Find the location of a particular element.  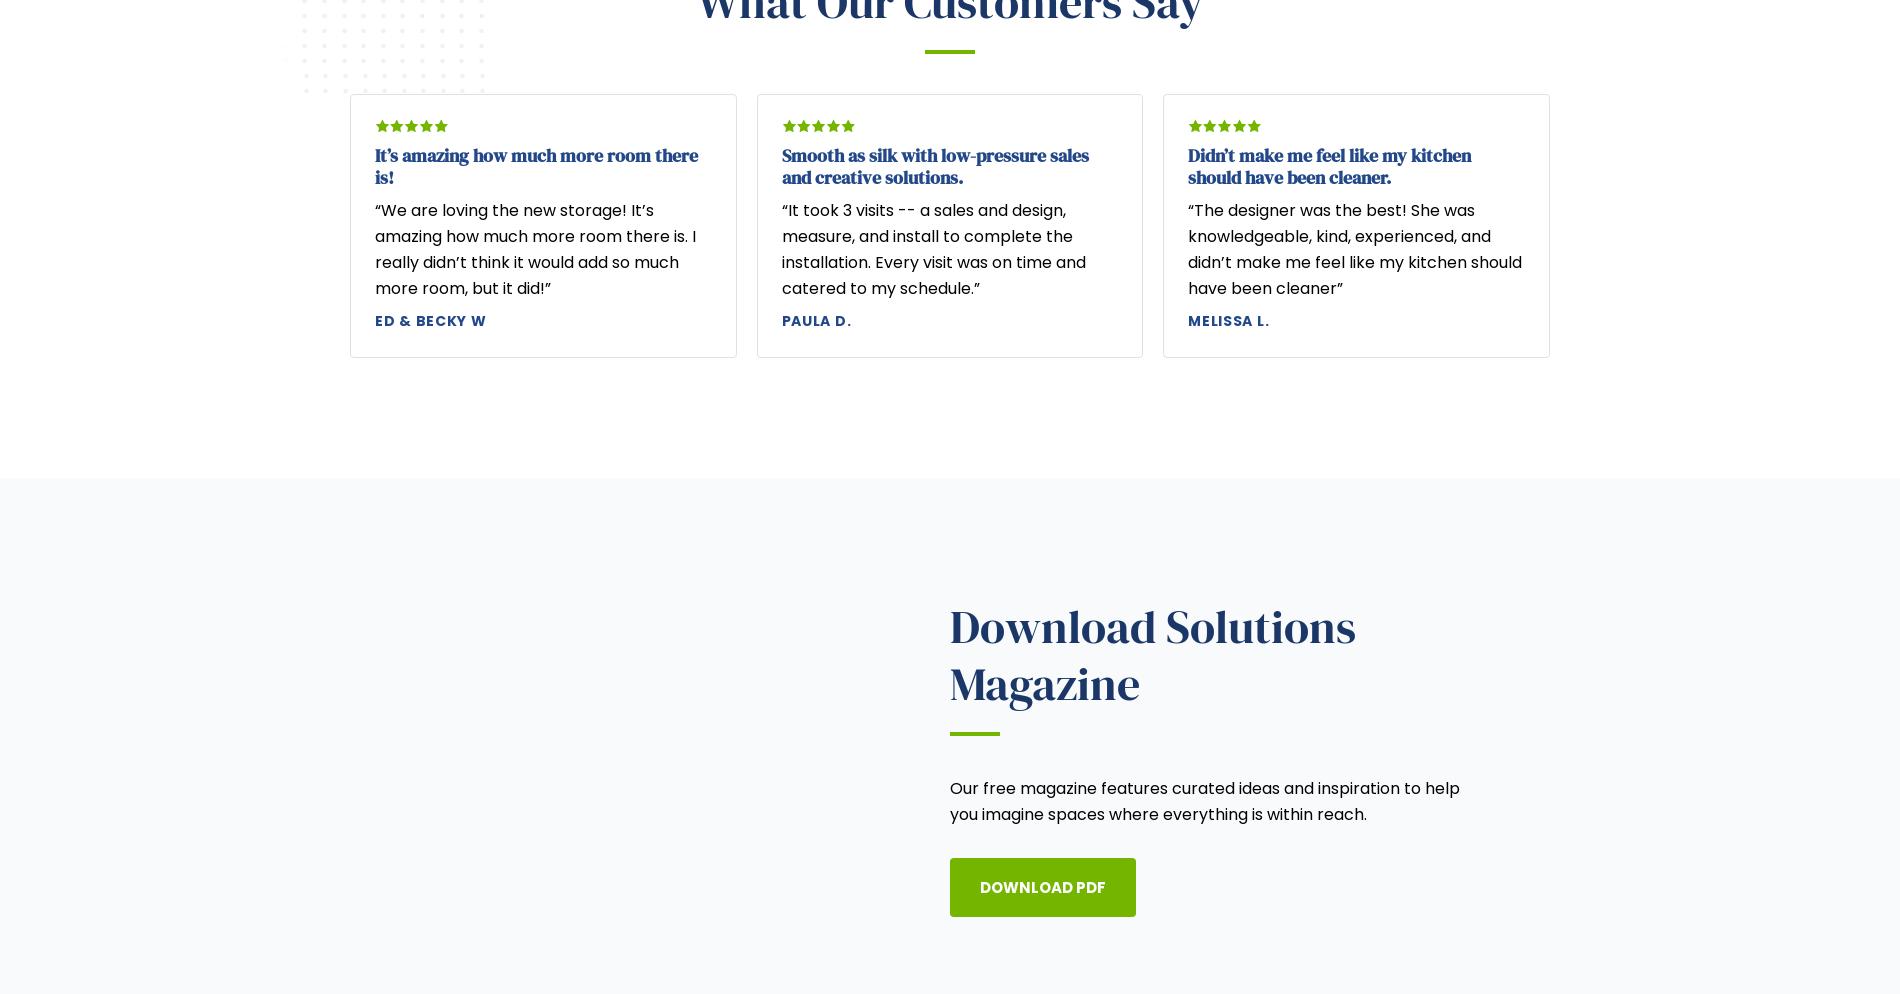

'It’s amazing how much more room there is!' is located at coordinates (374, 165).